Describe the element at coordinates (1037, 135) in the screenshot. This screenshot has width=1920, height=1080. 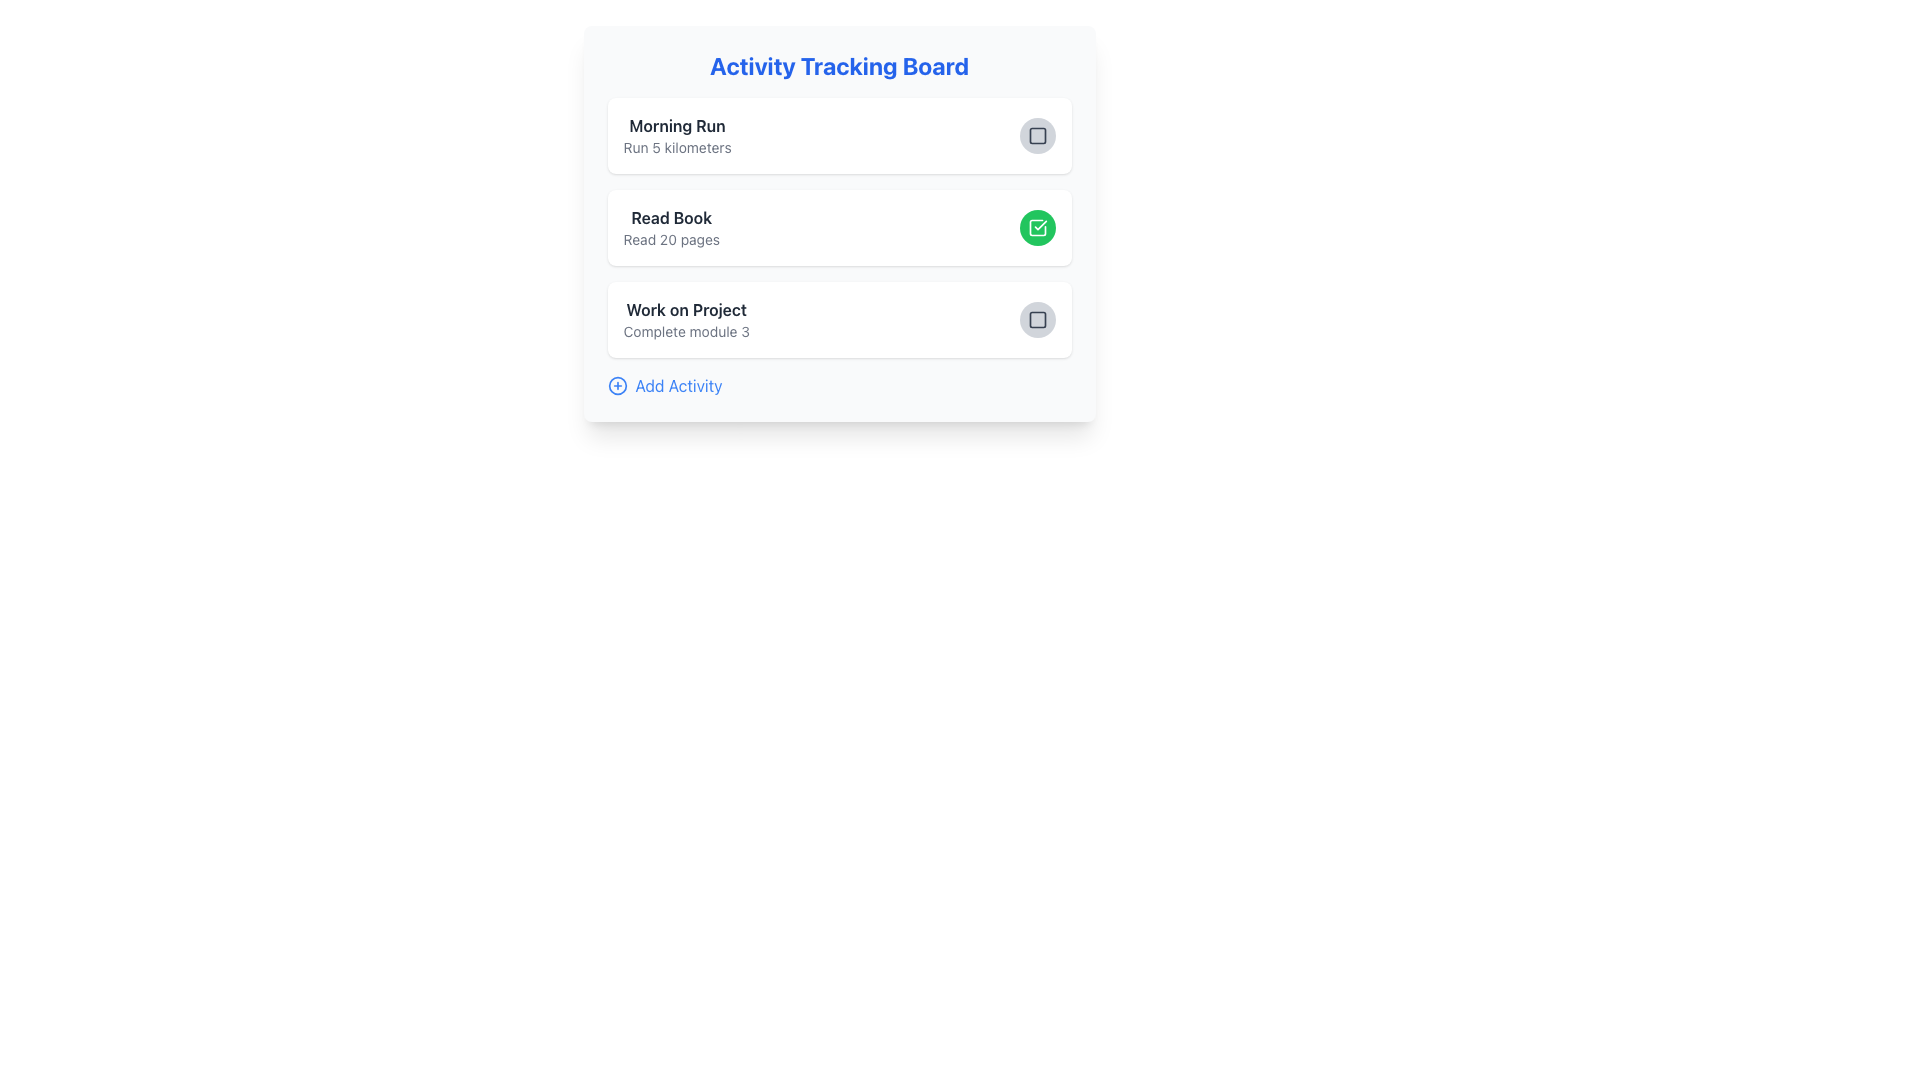
I see `the small gray icon with a red square located at the far-right of the row displaying 'Morning Run'` at that location.